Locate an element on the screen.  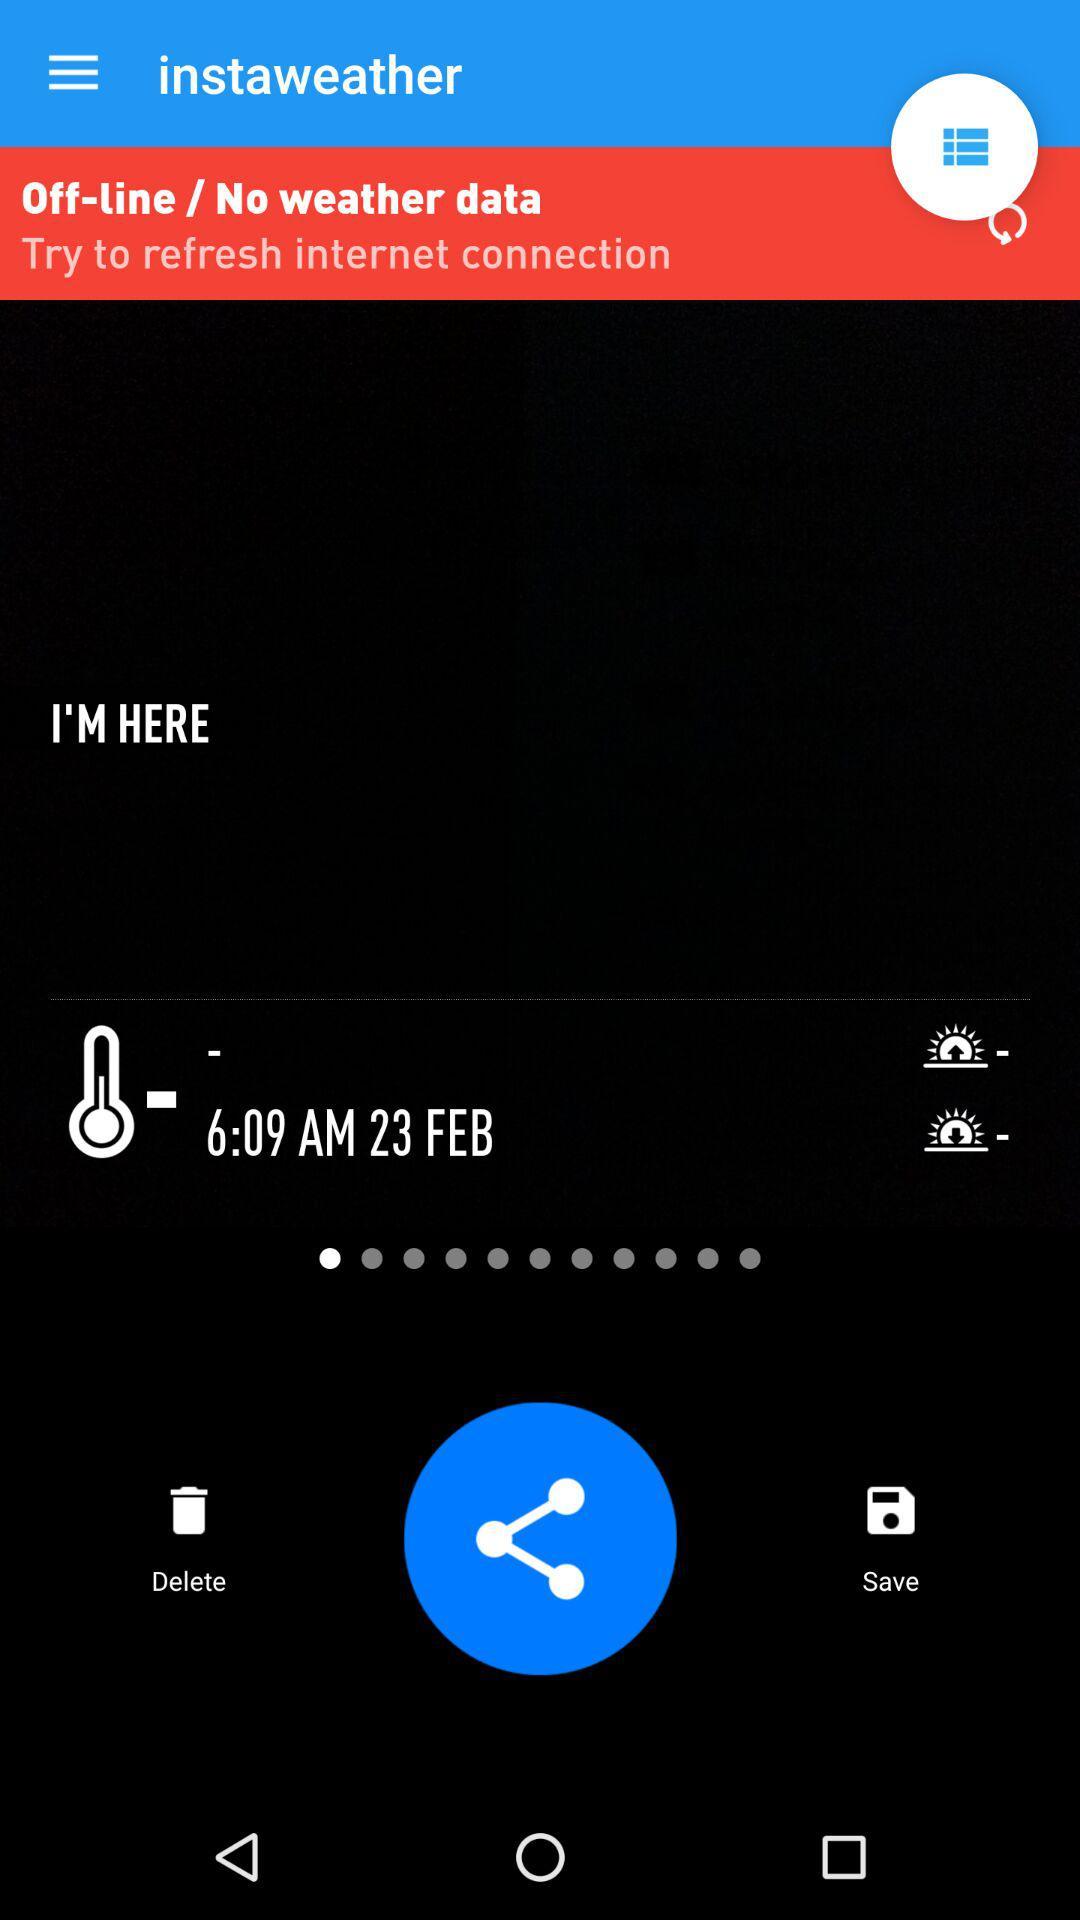
the icon next to delete item is located at coordinates (540, 1537).